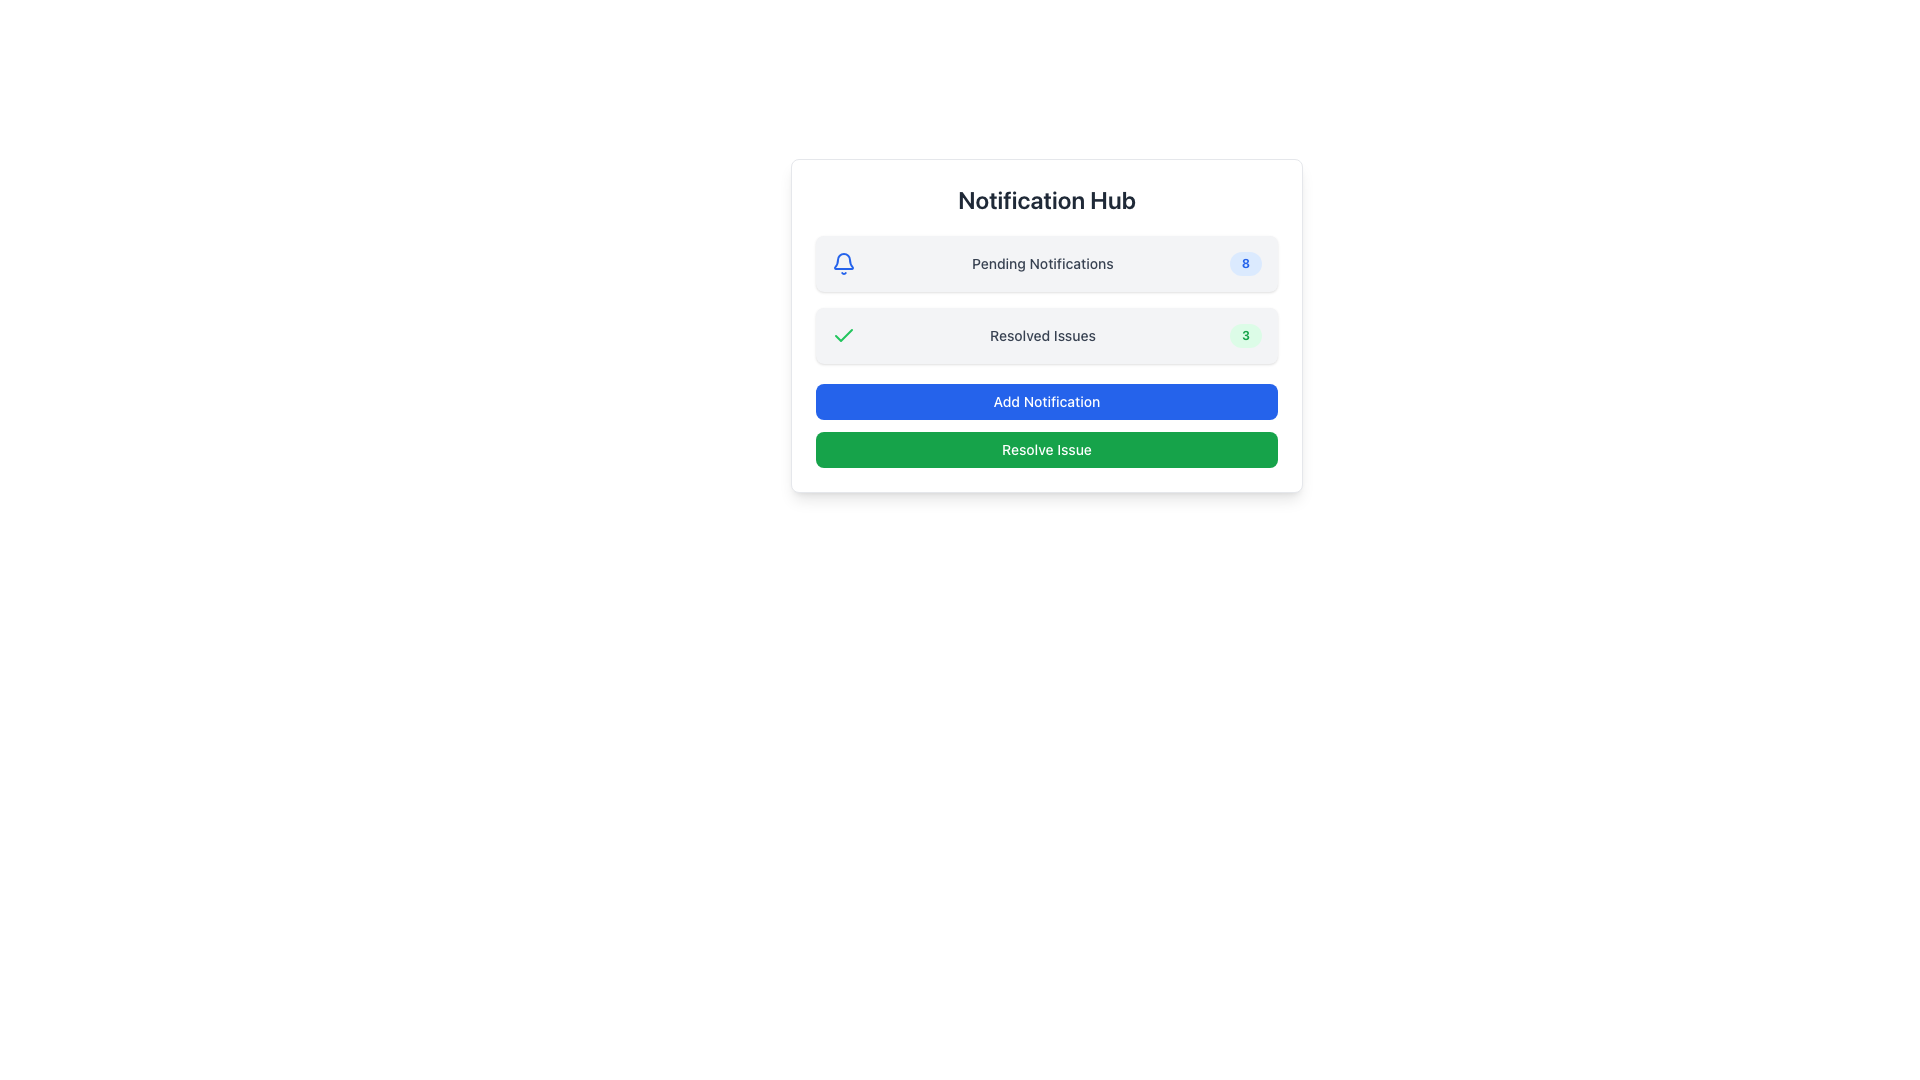 The image size is (1920, 1080). What do you see at coordinates (1045, 325) in the screenshot?
I see `the informational card displaying the count of resolved issues ('3') in the notification hub, which is the second item in the vertical list between 'Pending Notifications' and 'Add Notification'` at bounding box center [1045, 325].